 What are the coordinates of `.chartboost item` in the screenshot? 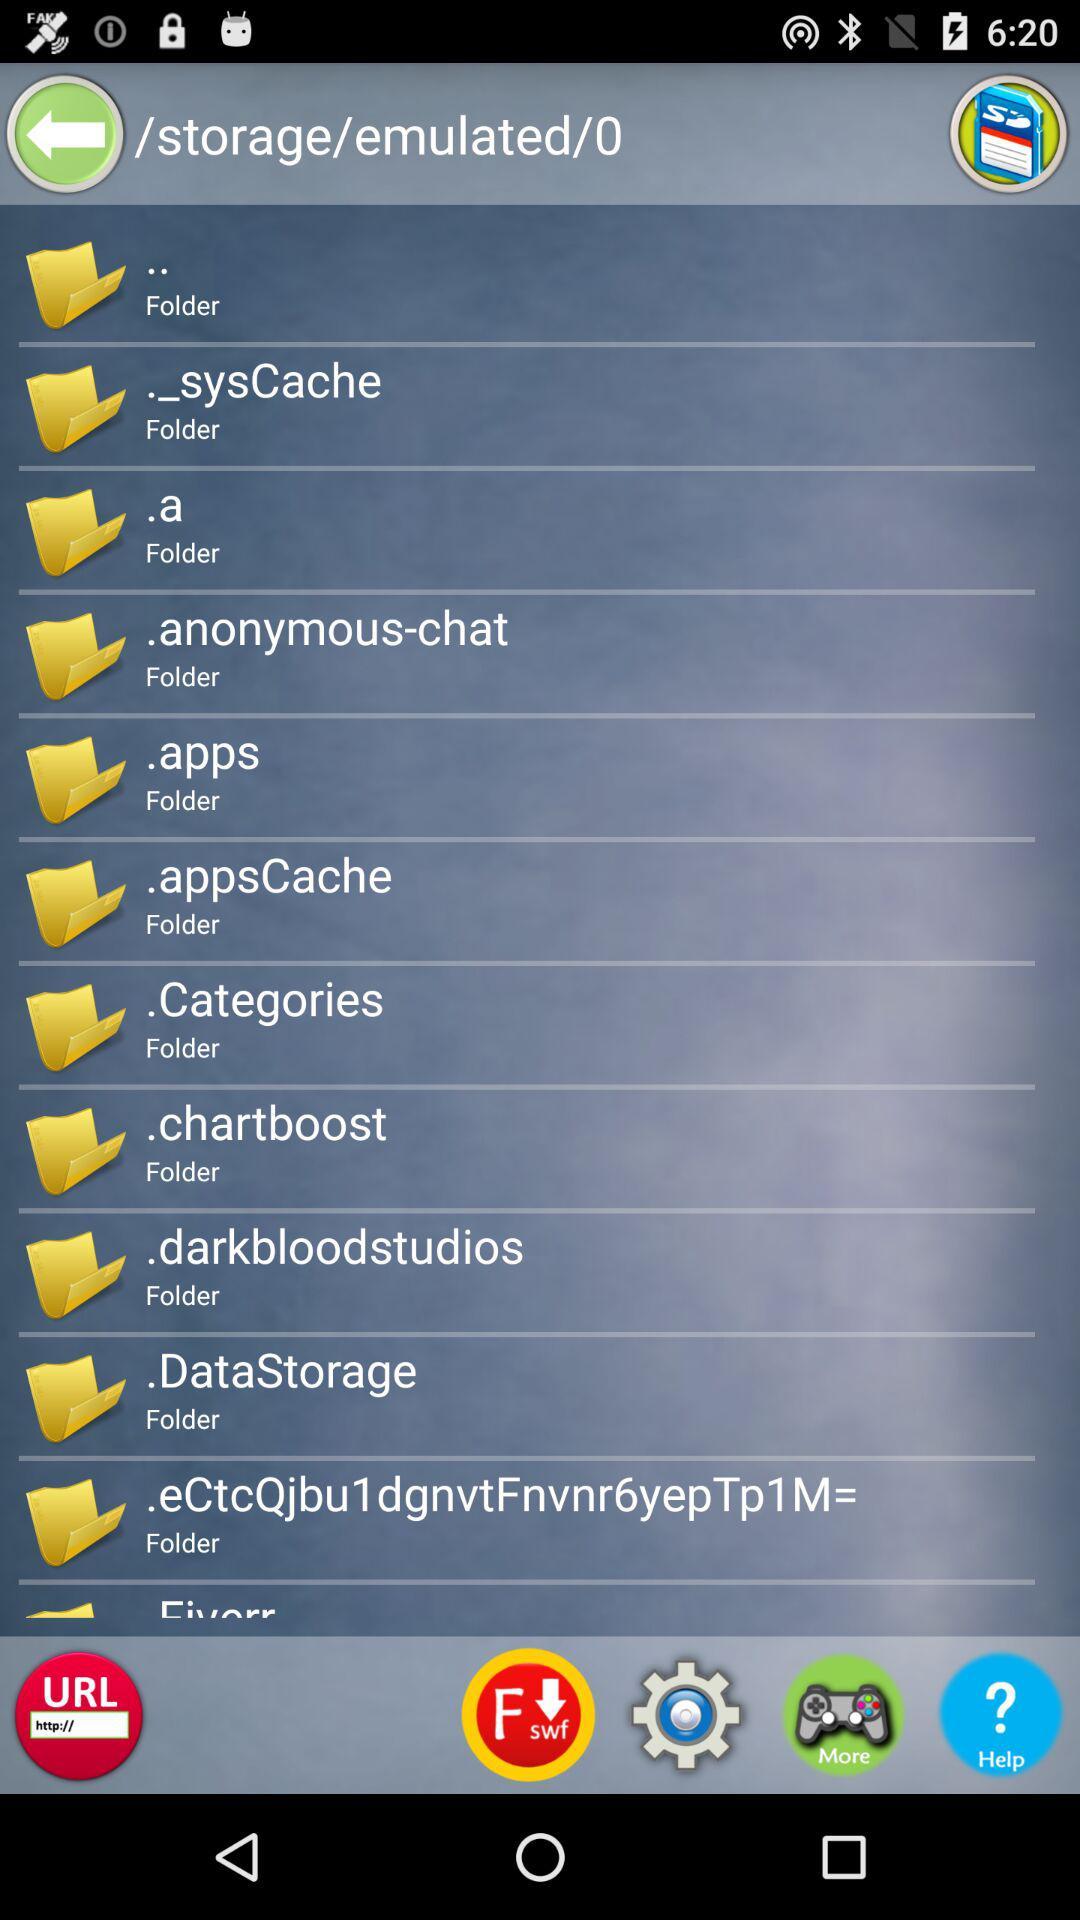 It's located at (265, 1121).